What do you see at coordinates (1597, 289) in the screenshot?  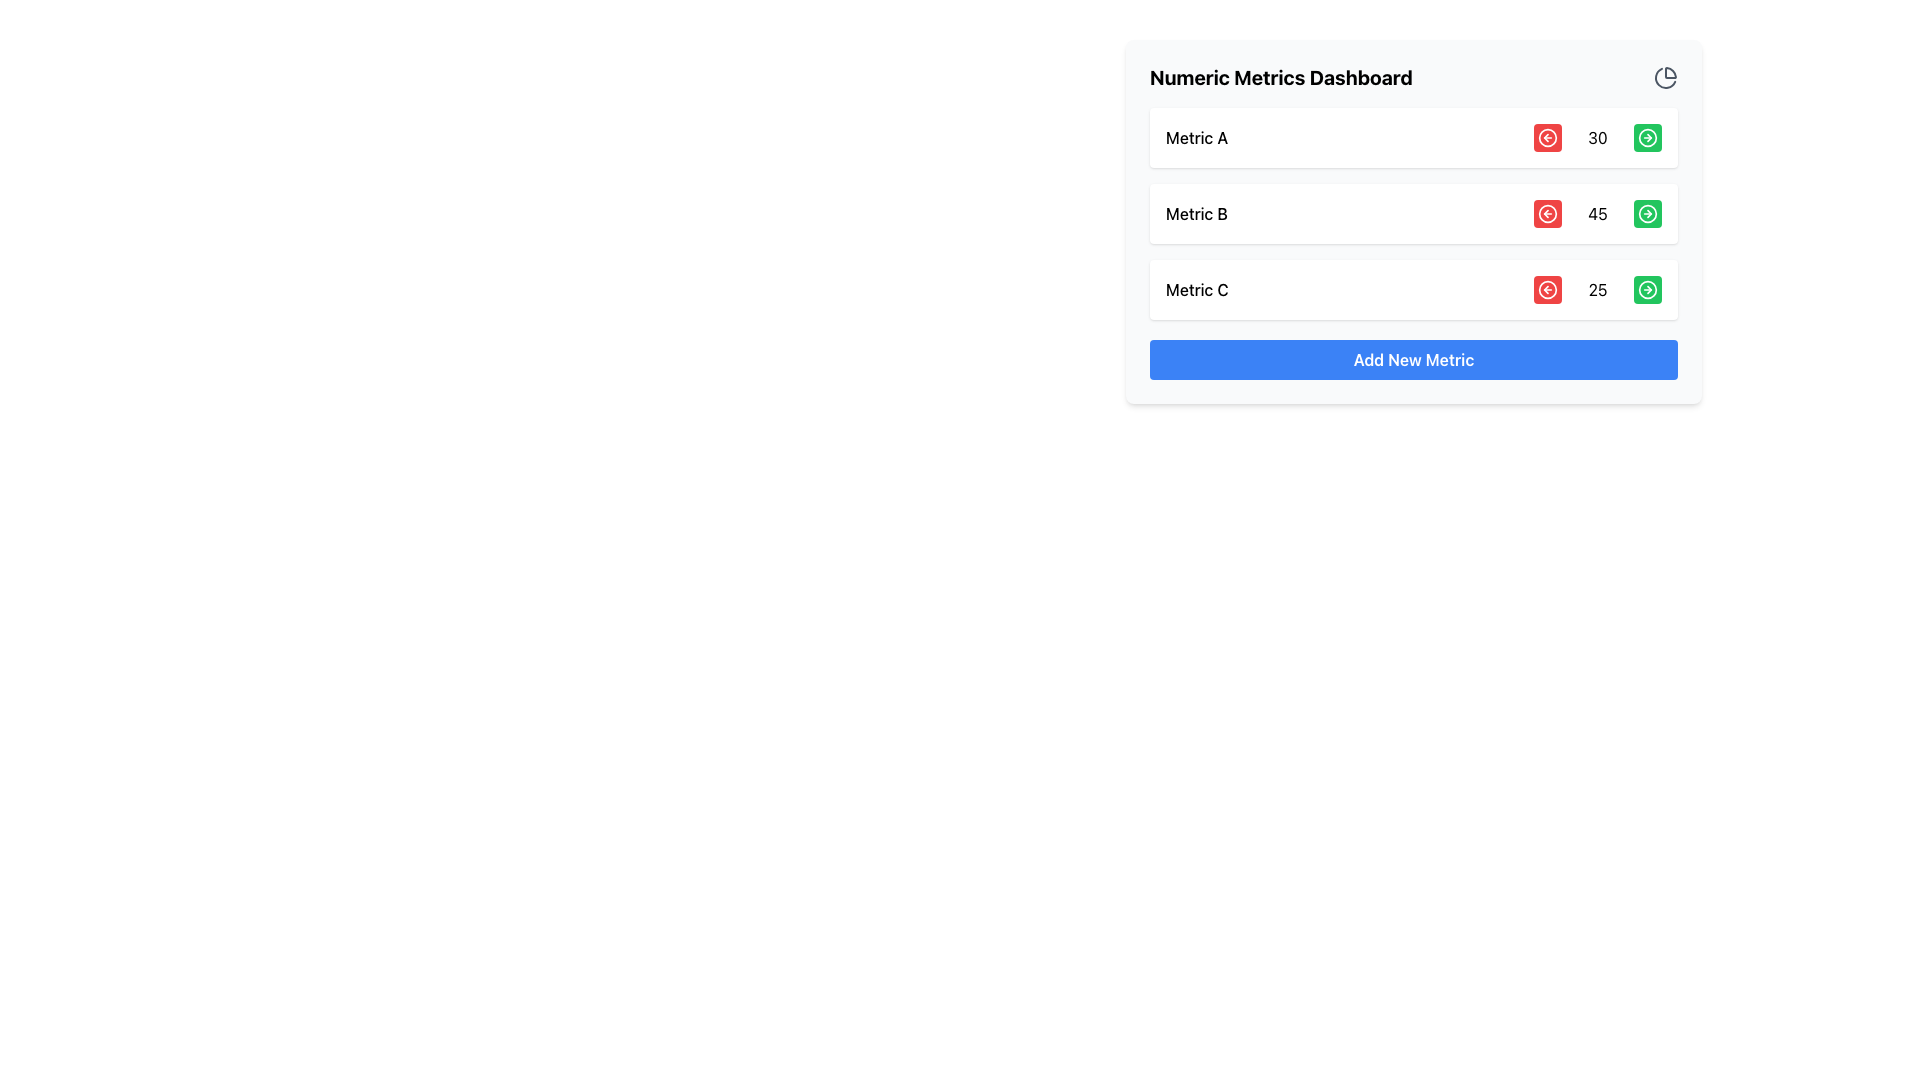 I see `the static text display showing the number '25' in the 'Metric C' row, which is visually aligned between a red button on the left and a green button on the right` at bounding box center [1597, 289].